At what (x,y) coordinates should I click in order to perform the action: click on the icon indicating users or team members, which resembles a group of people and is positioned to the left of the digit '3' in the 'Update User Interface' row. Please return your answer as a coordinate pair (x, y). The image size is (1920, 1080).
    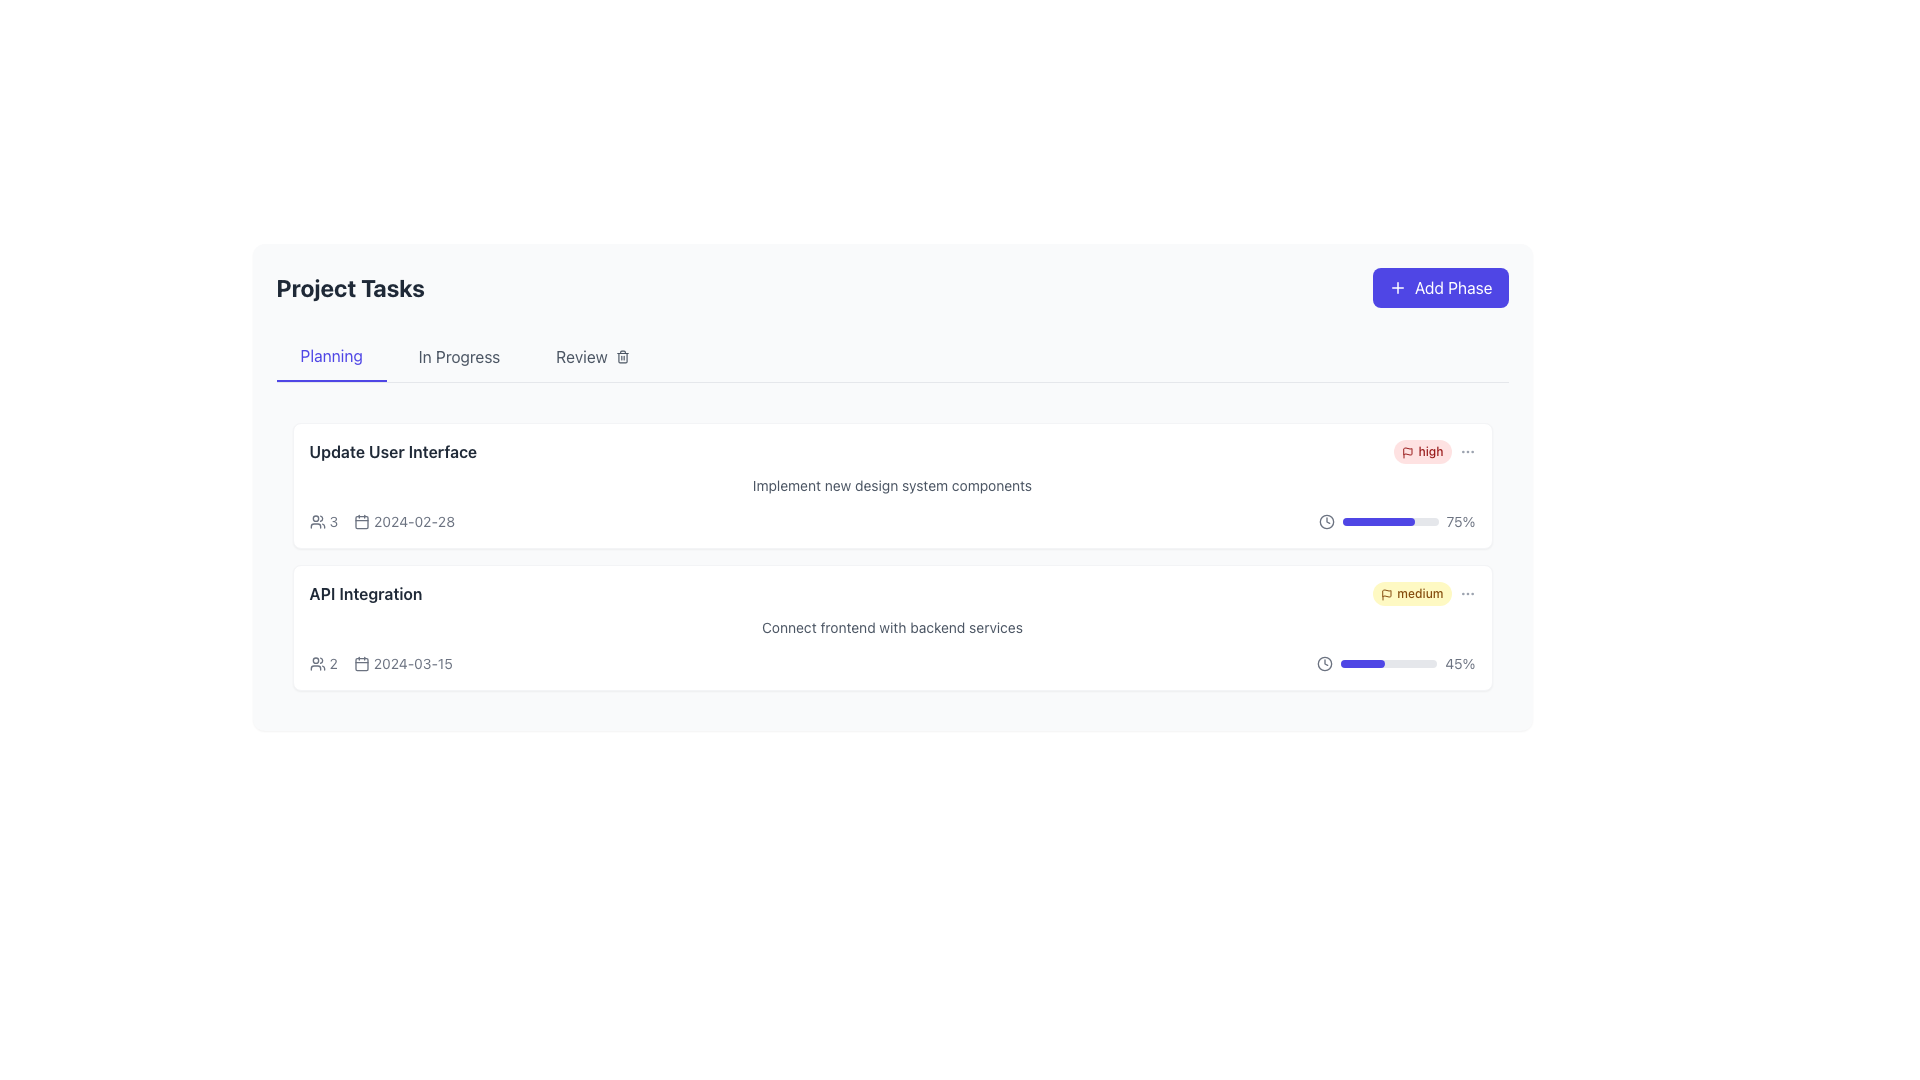
    Looking at the image, I should click on (316, 520).